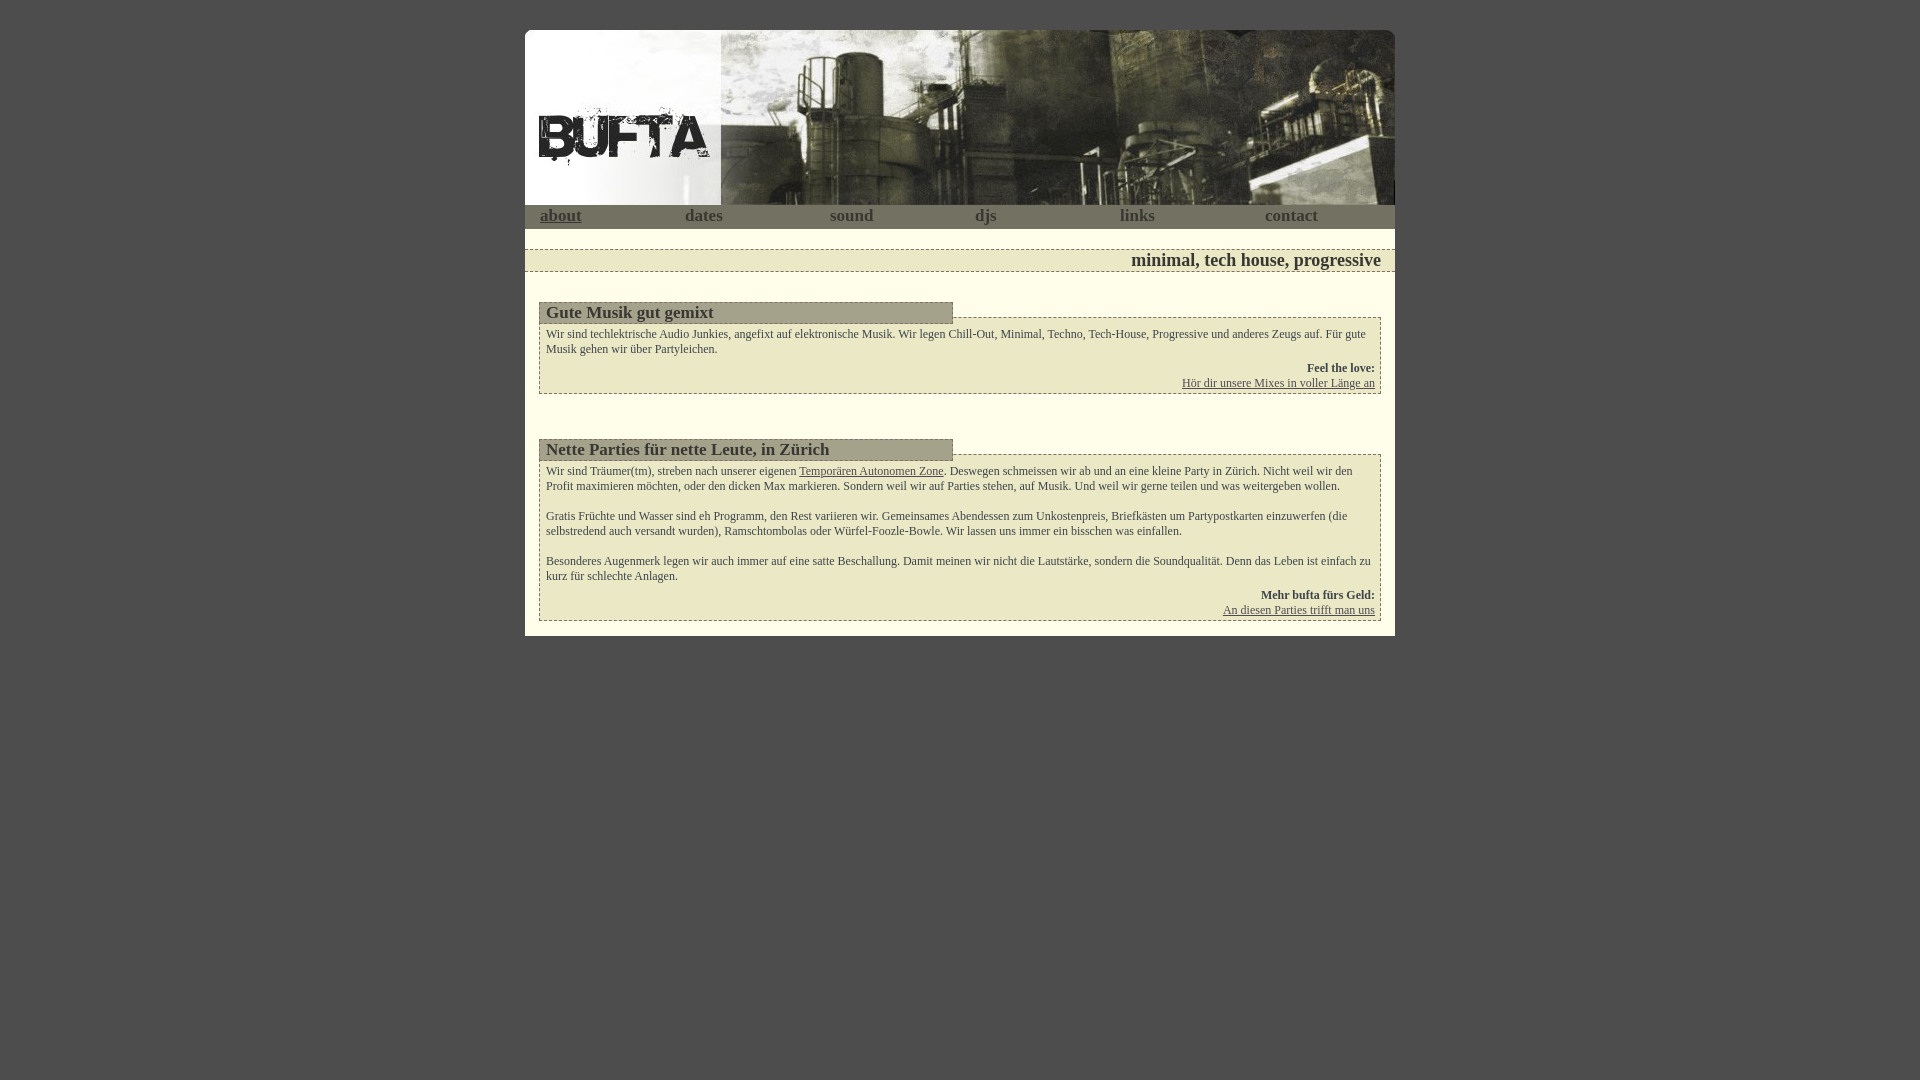  I want to click on 'links', so click(1137, 215).